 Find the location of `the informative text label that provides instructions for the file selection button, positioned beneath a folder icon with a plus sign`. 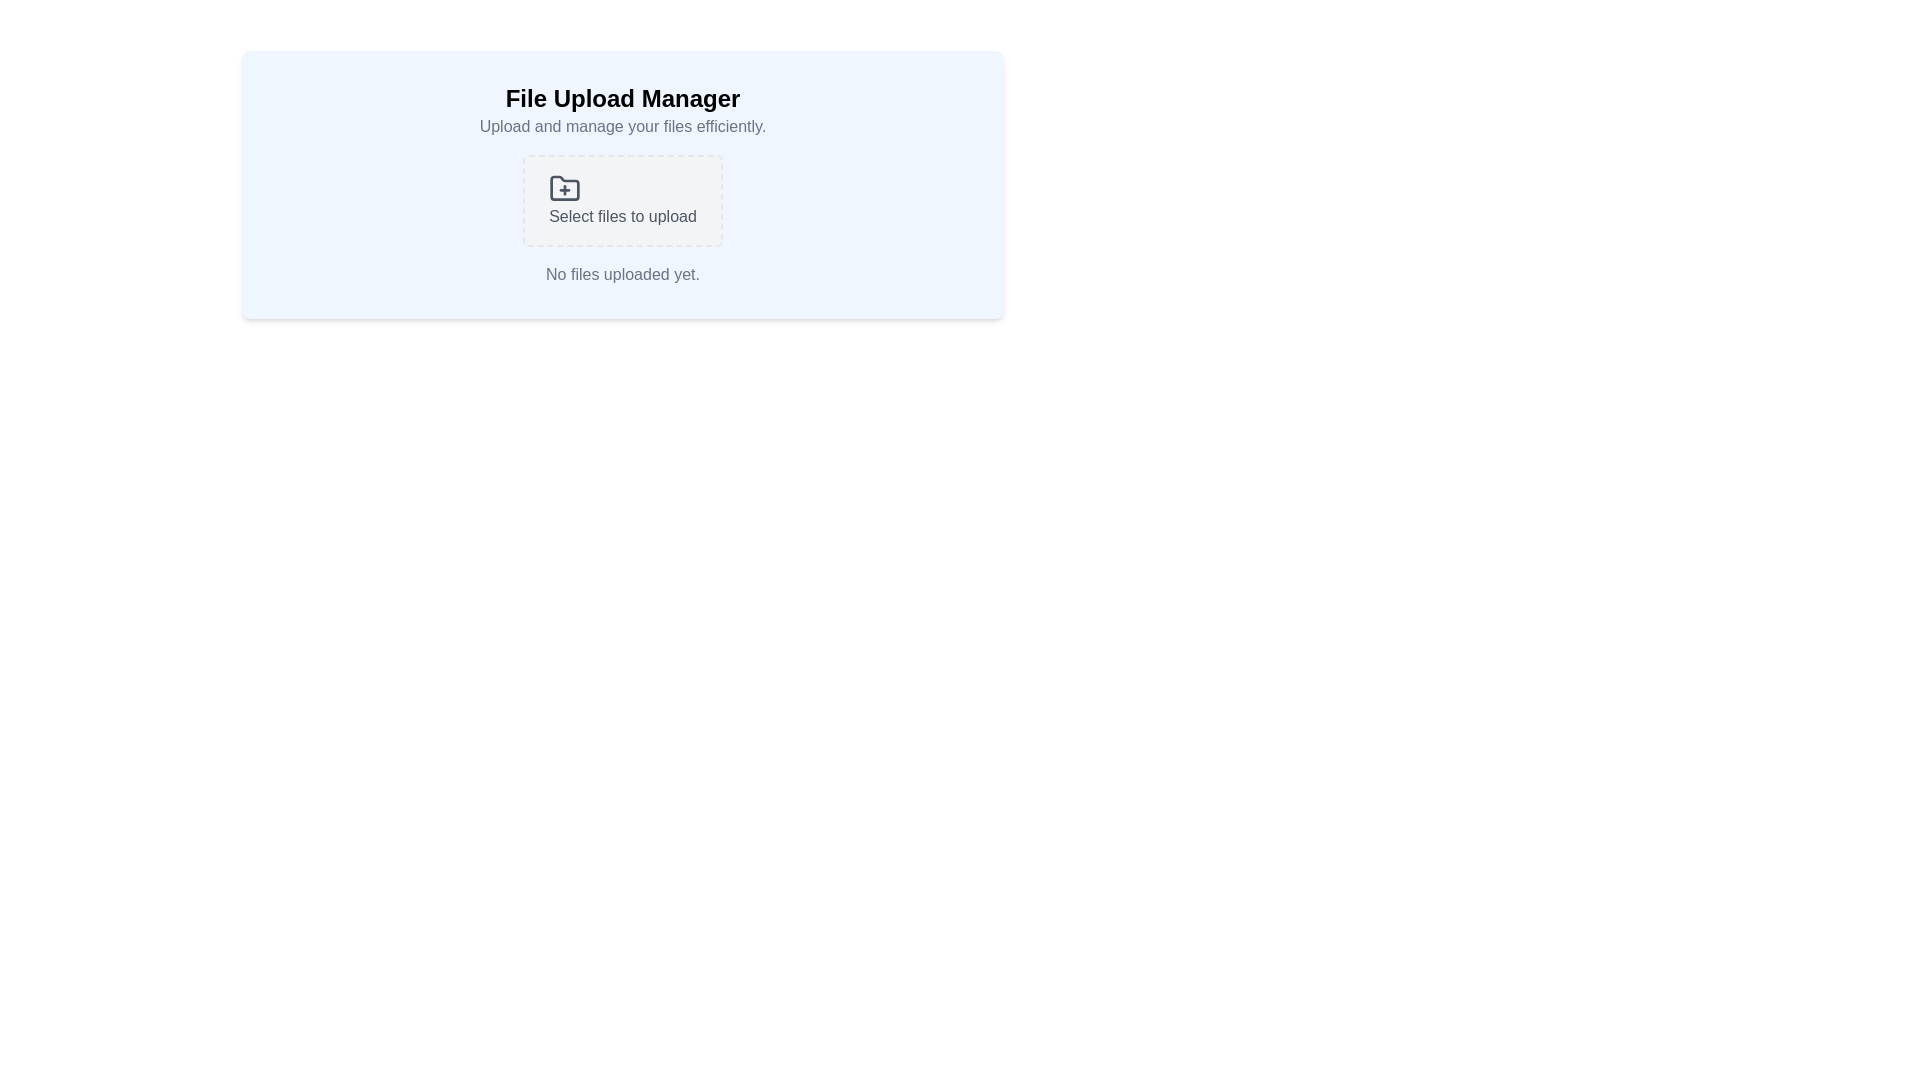

the informative text label that provides instructions for the file selection button, positioned beneath a folder icon with a plus sign is located at coordinates (622, 216).